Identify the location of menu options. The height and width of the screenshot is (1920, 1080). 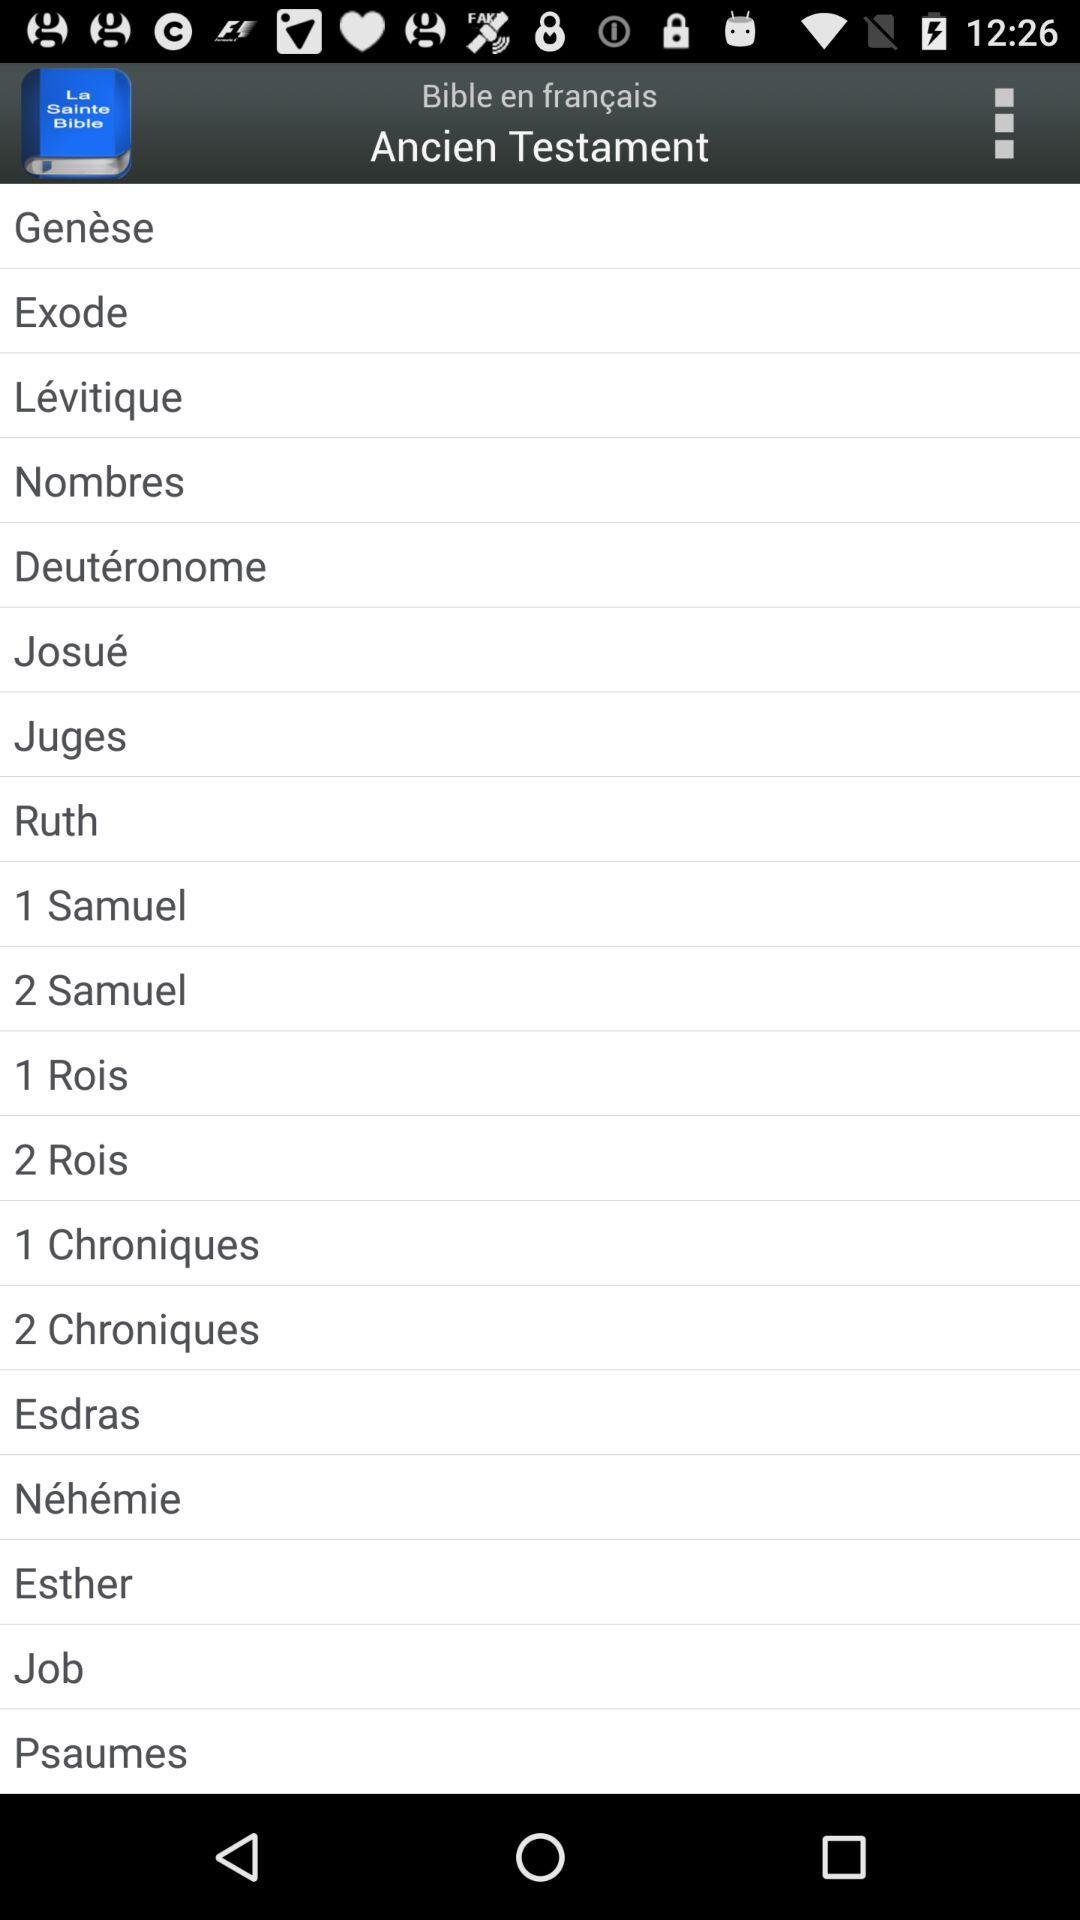
(1003, 122).